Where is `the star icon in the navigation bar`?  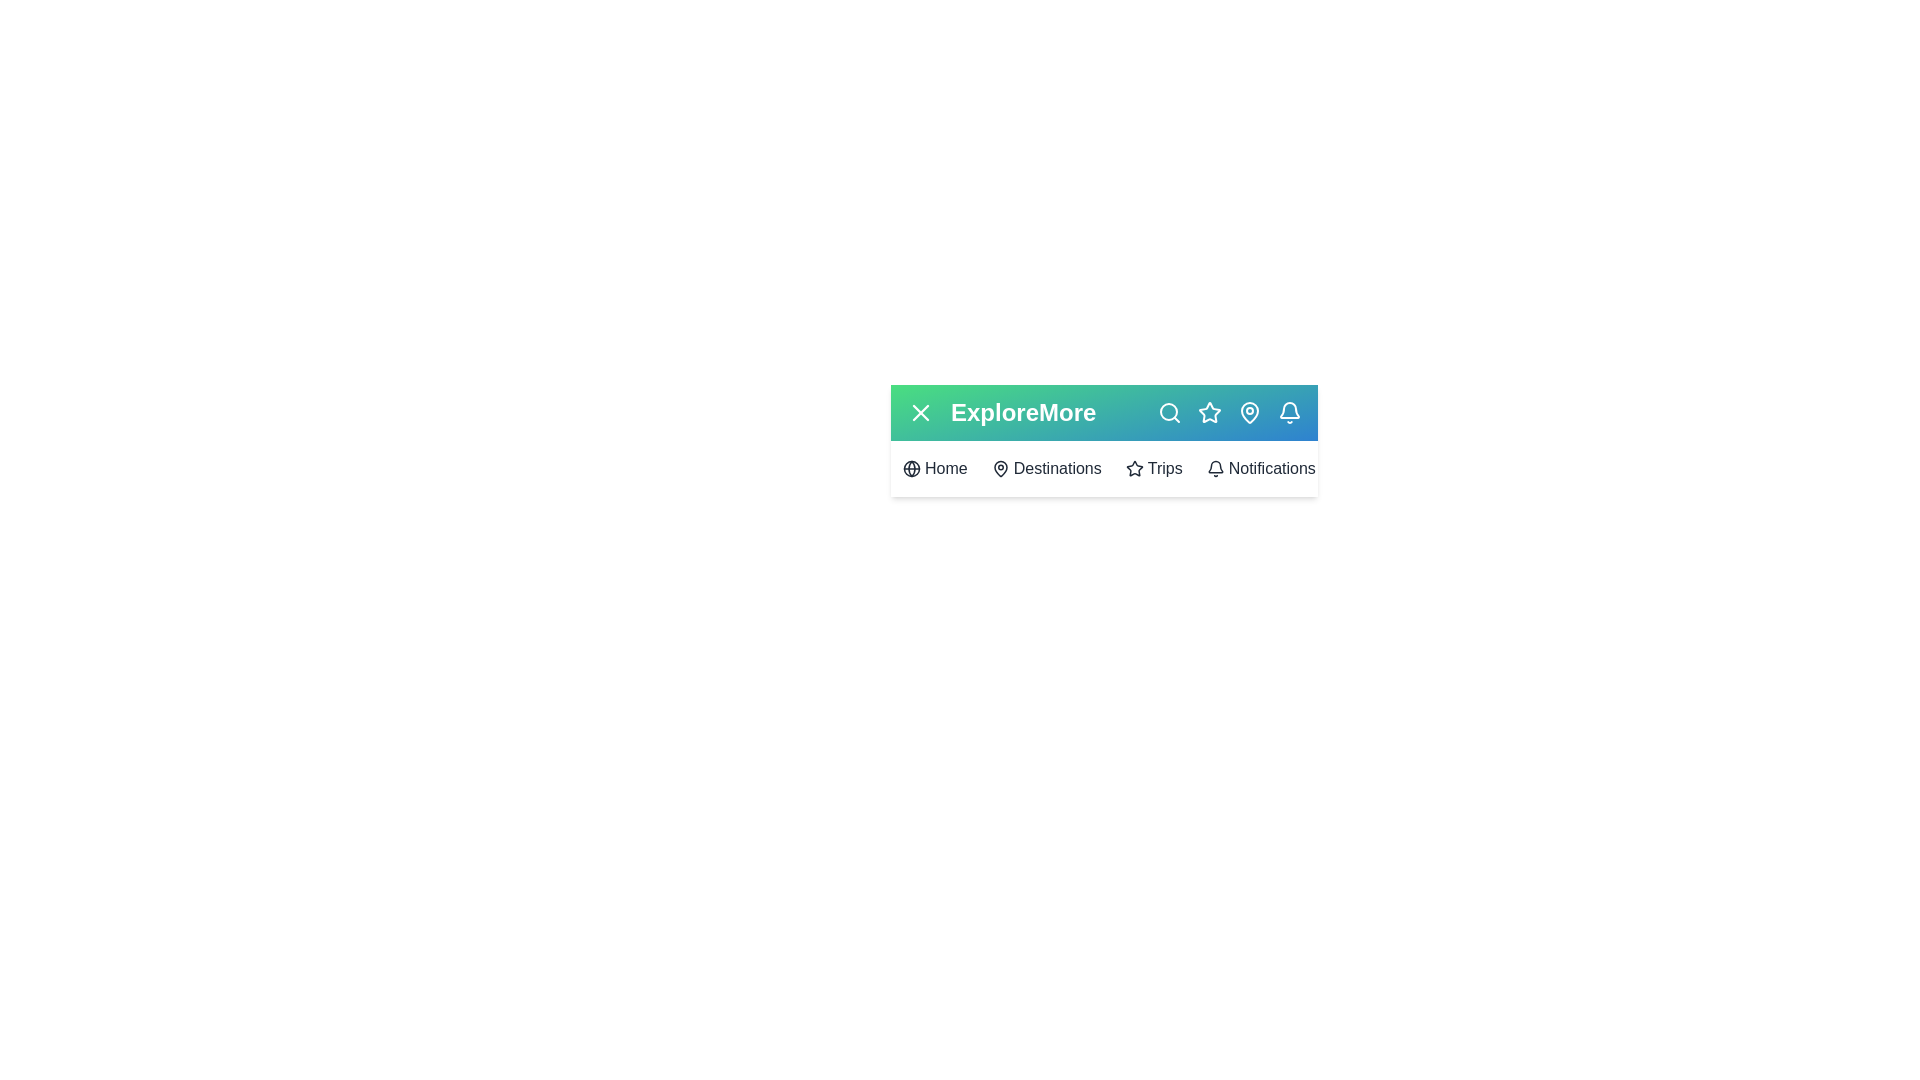
the star icon in the navigation bar is located at coordinates (1208, 411).